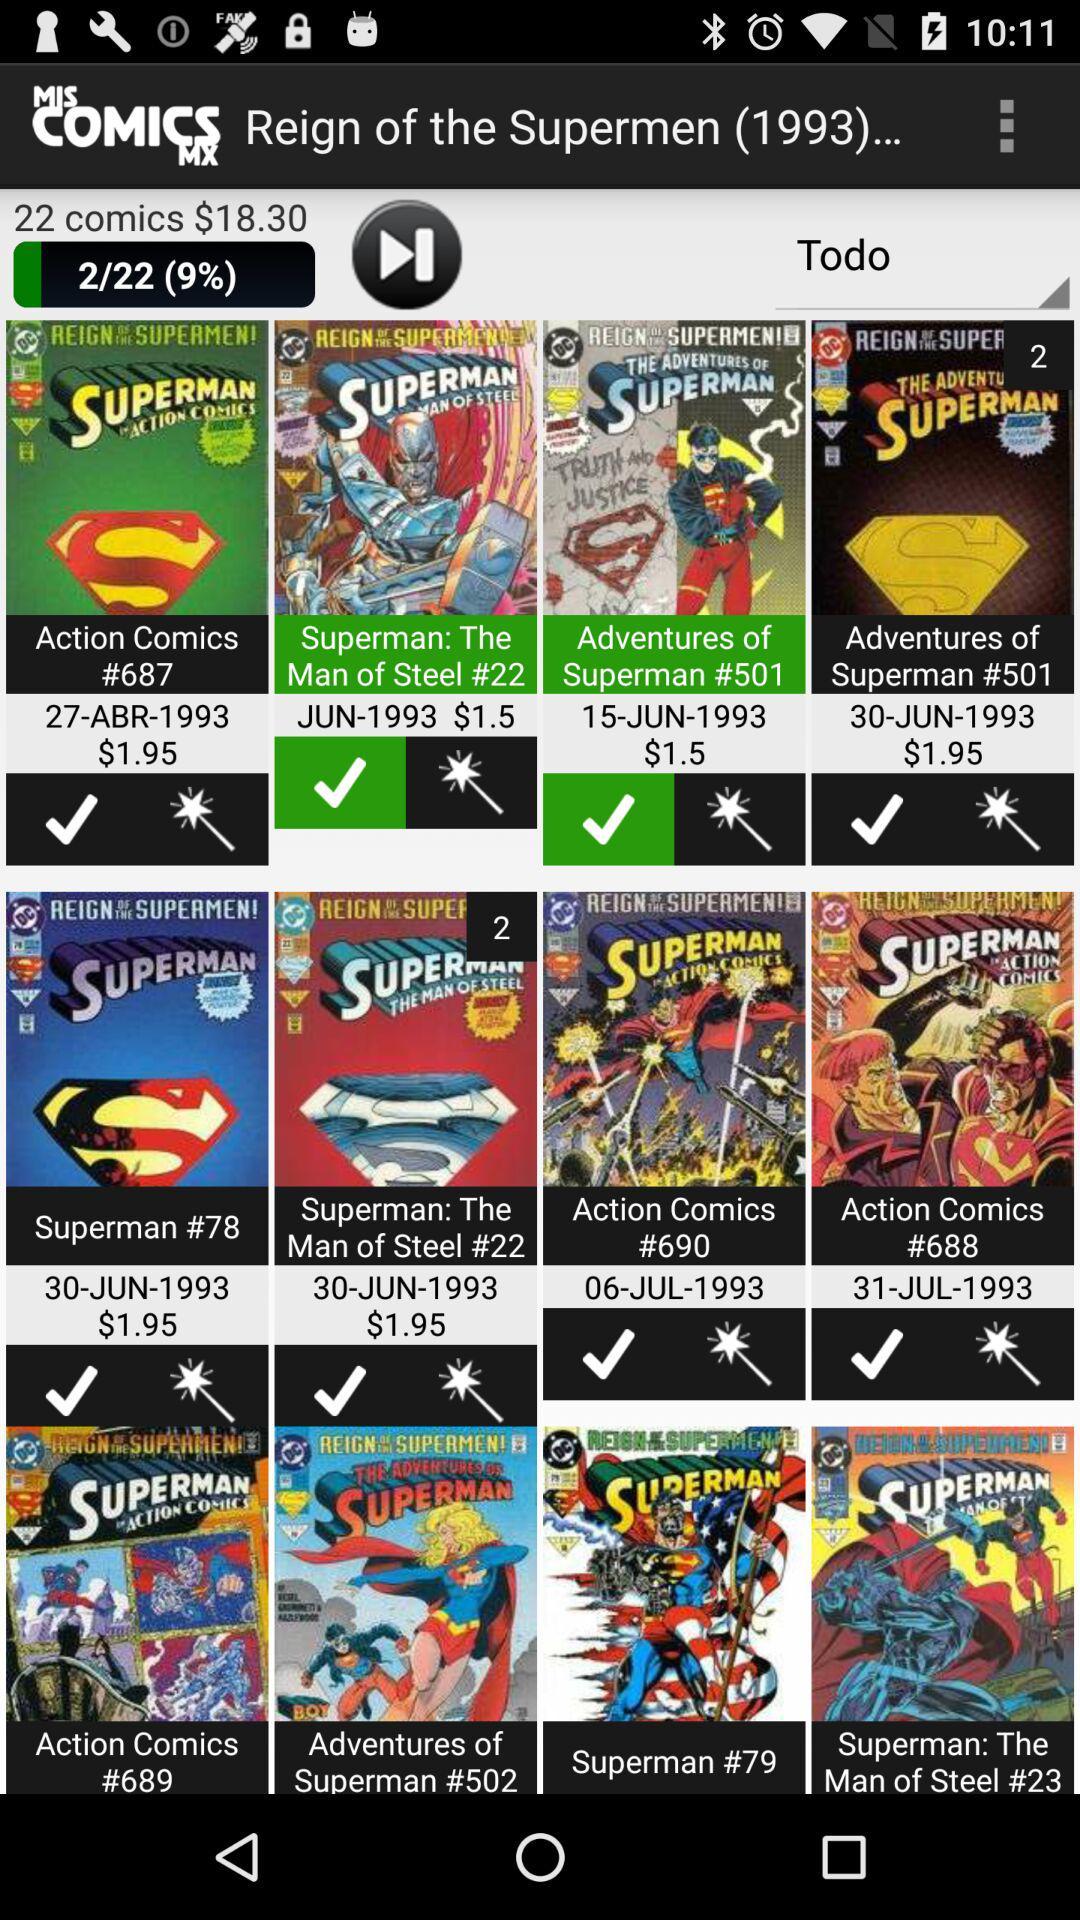 This screenshot has width=1080, height=1920. I want to click on check, so click(607, 819).